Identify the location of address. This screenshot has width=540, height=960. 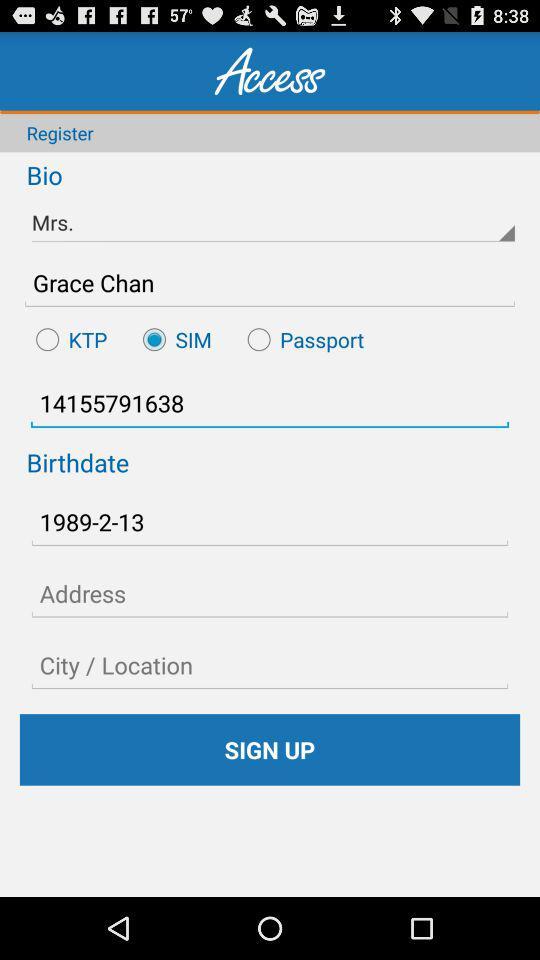
(270, 593).